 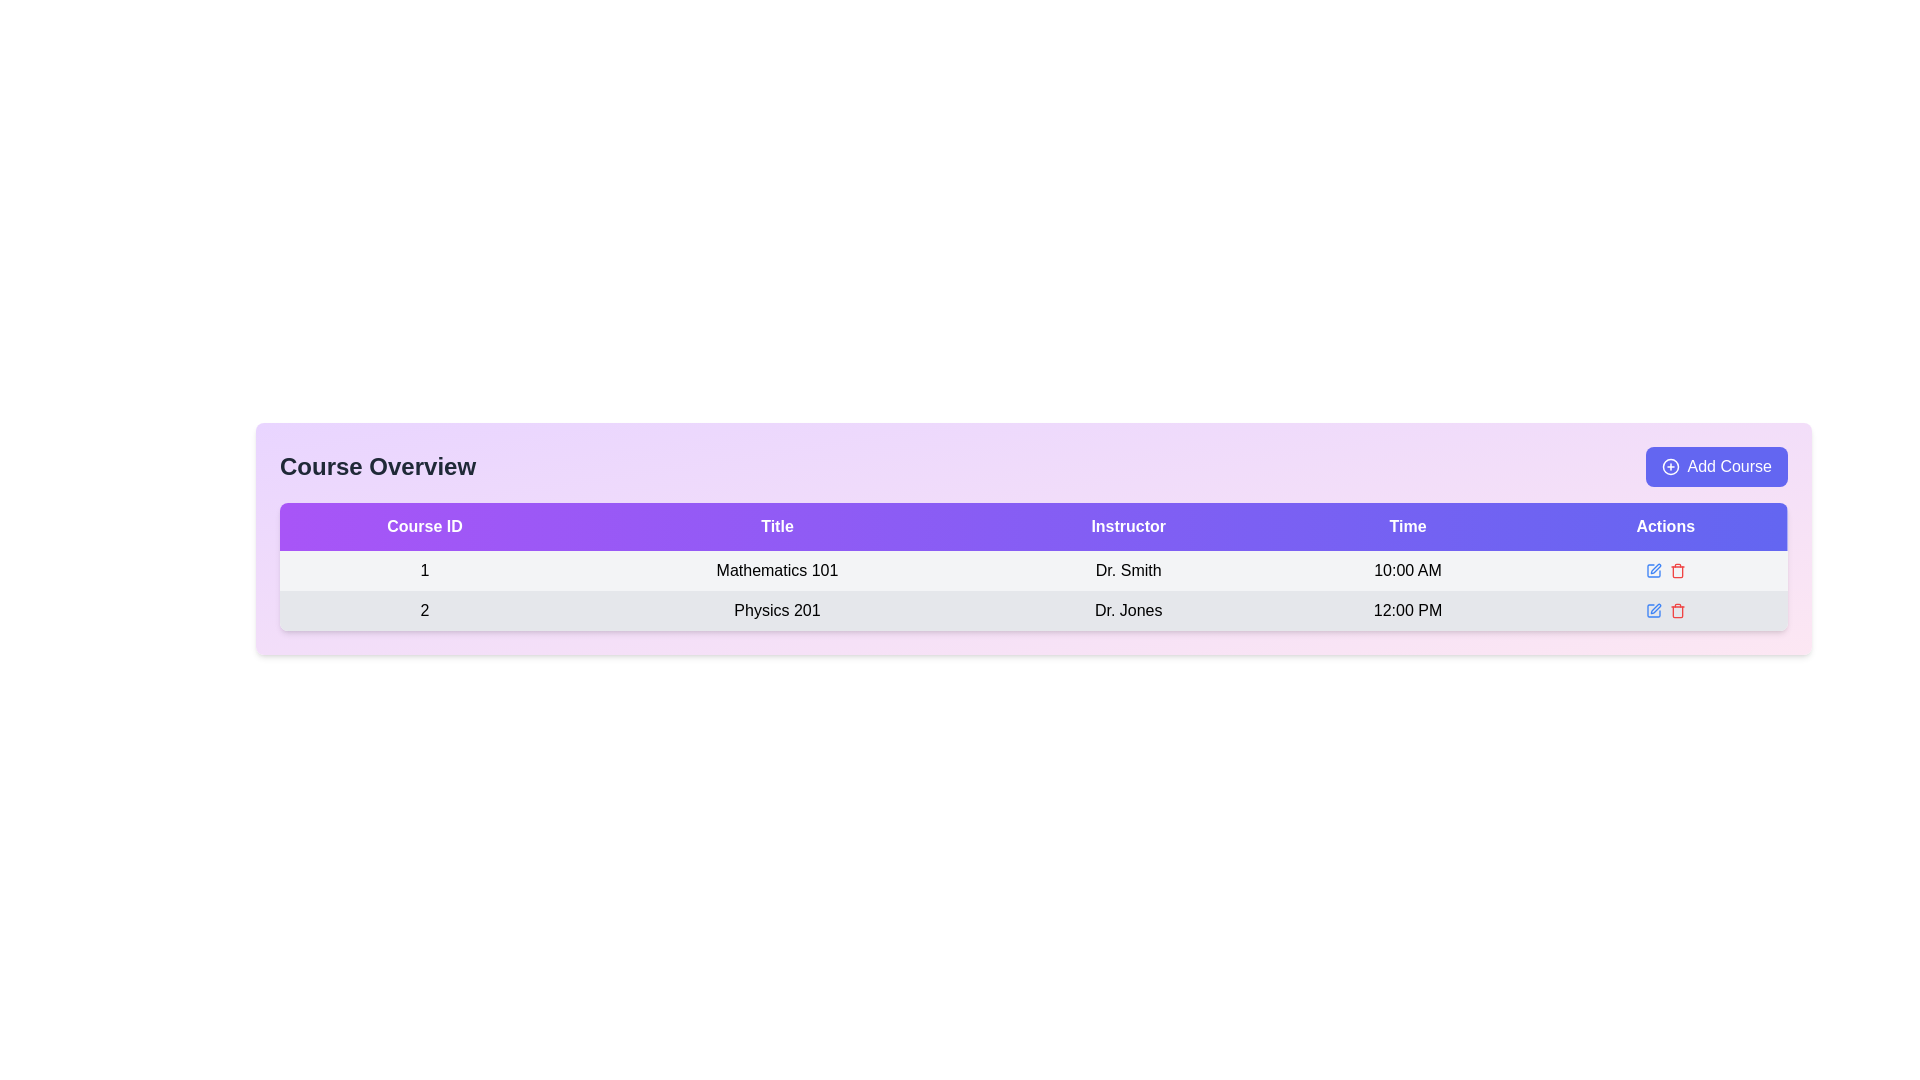 I want to click on the 'Add New Course' button located on the top-right corner next to the 'Course Overview' text, so click(x=1715, y=466).